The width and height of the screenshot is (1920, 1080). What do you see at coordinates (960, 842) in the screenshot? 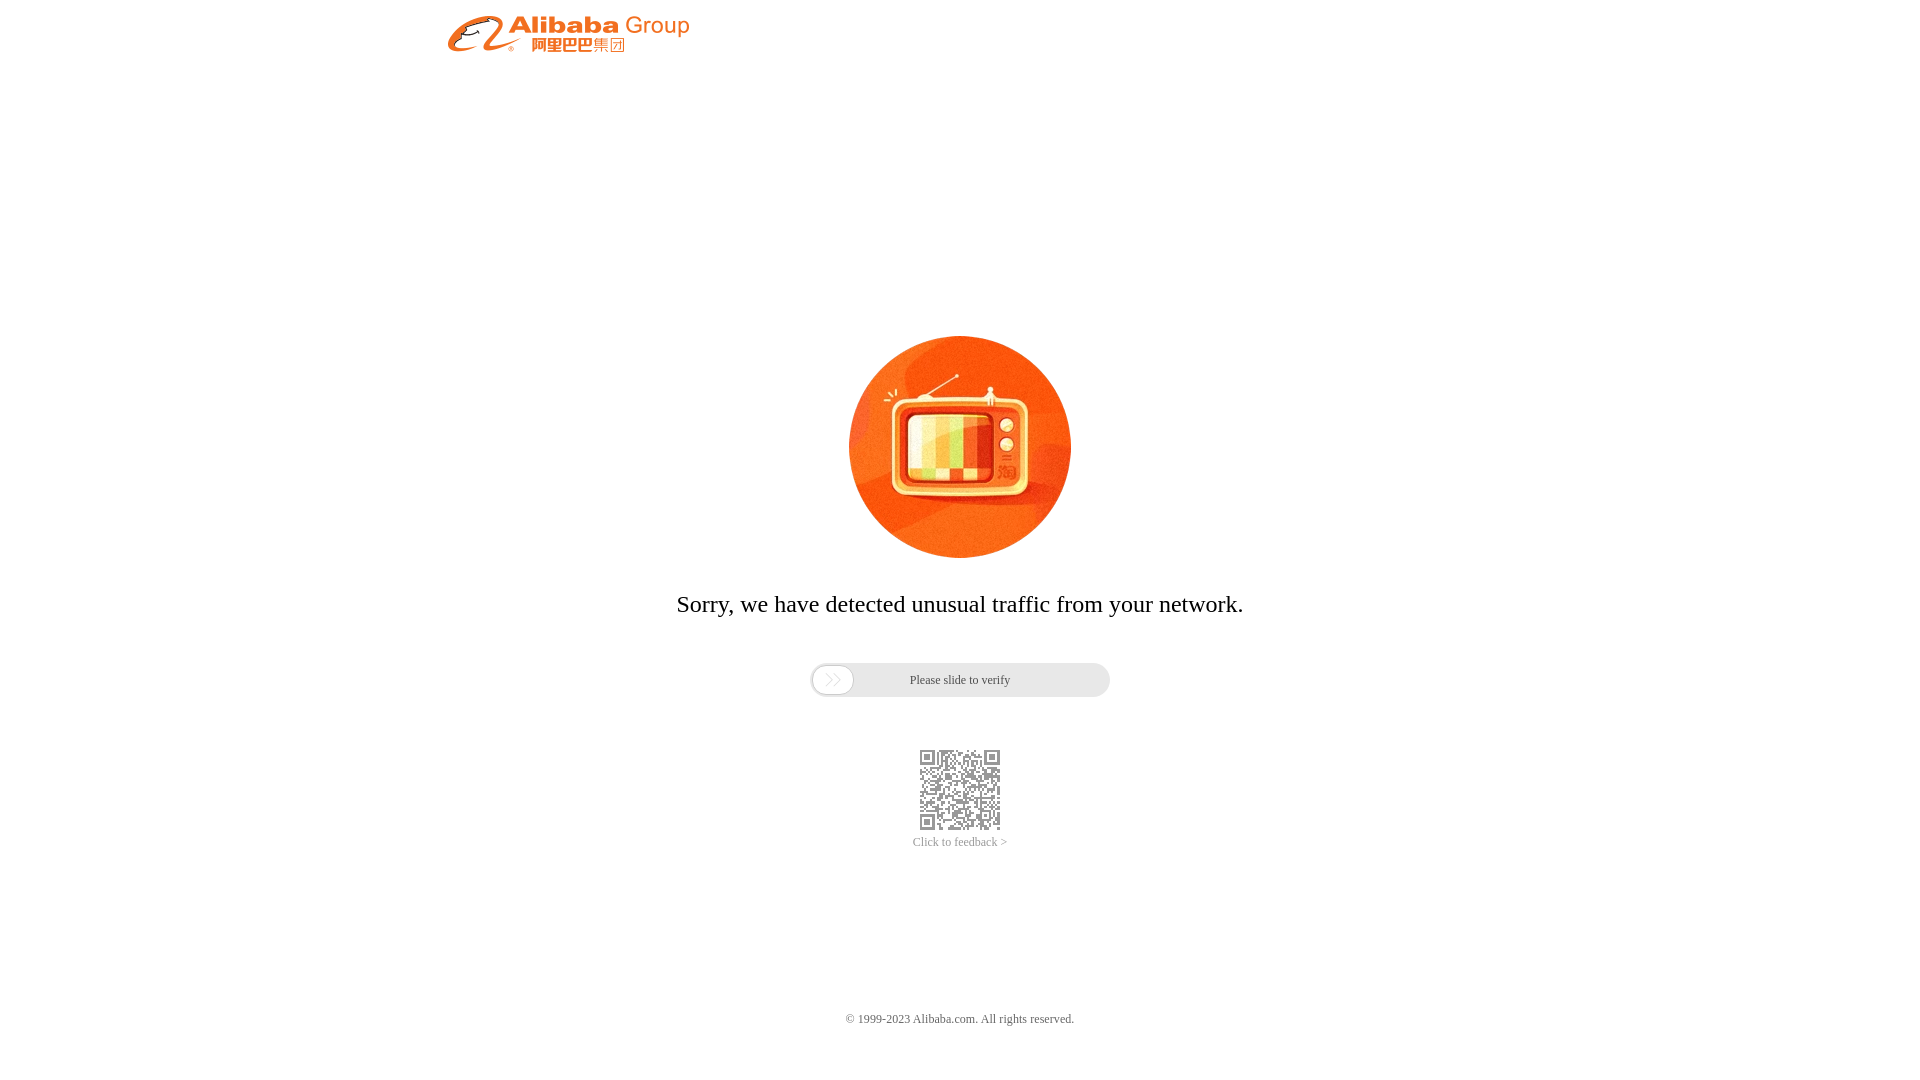
I see `'Click to feedback >'` at bounding box center [960, 842].